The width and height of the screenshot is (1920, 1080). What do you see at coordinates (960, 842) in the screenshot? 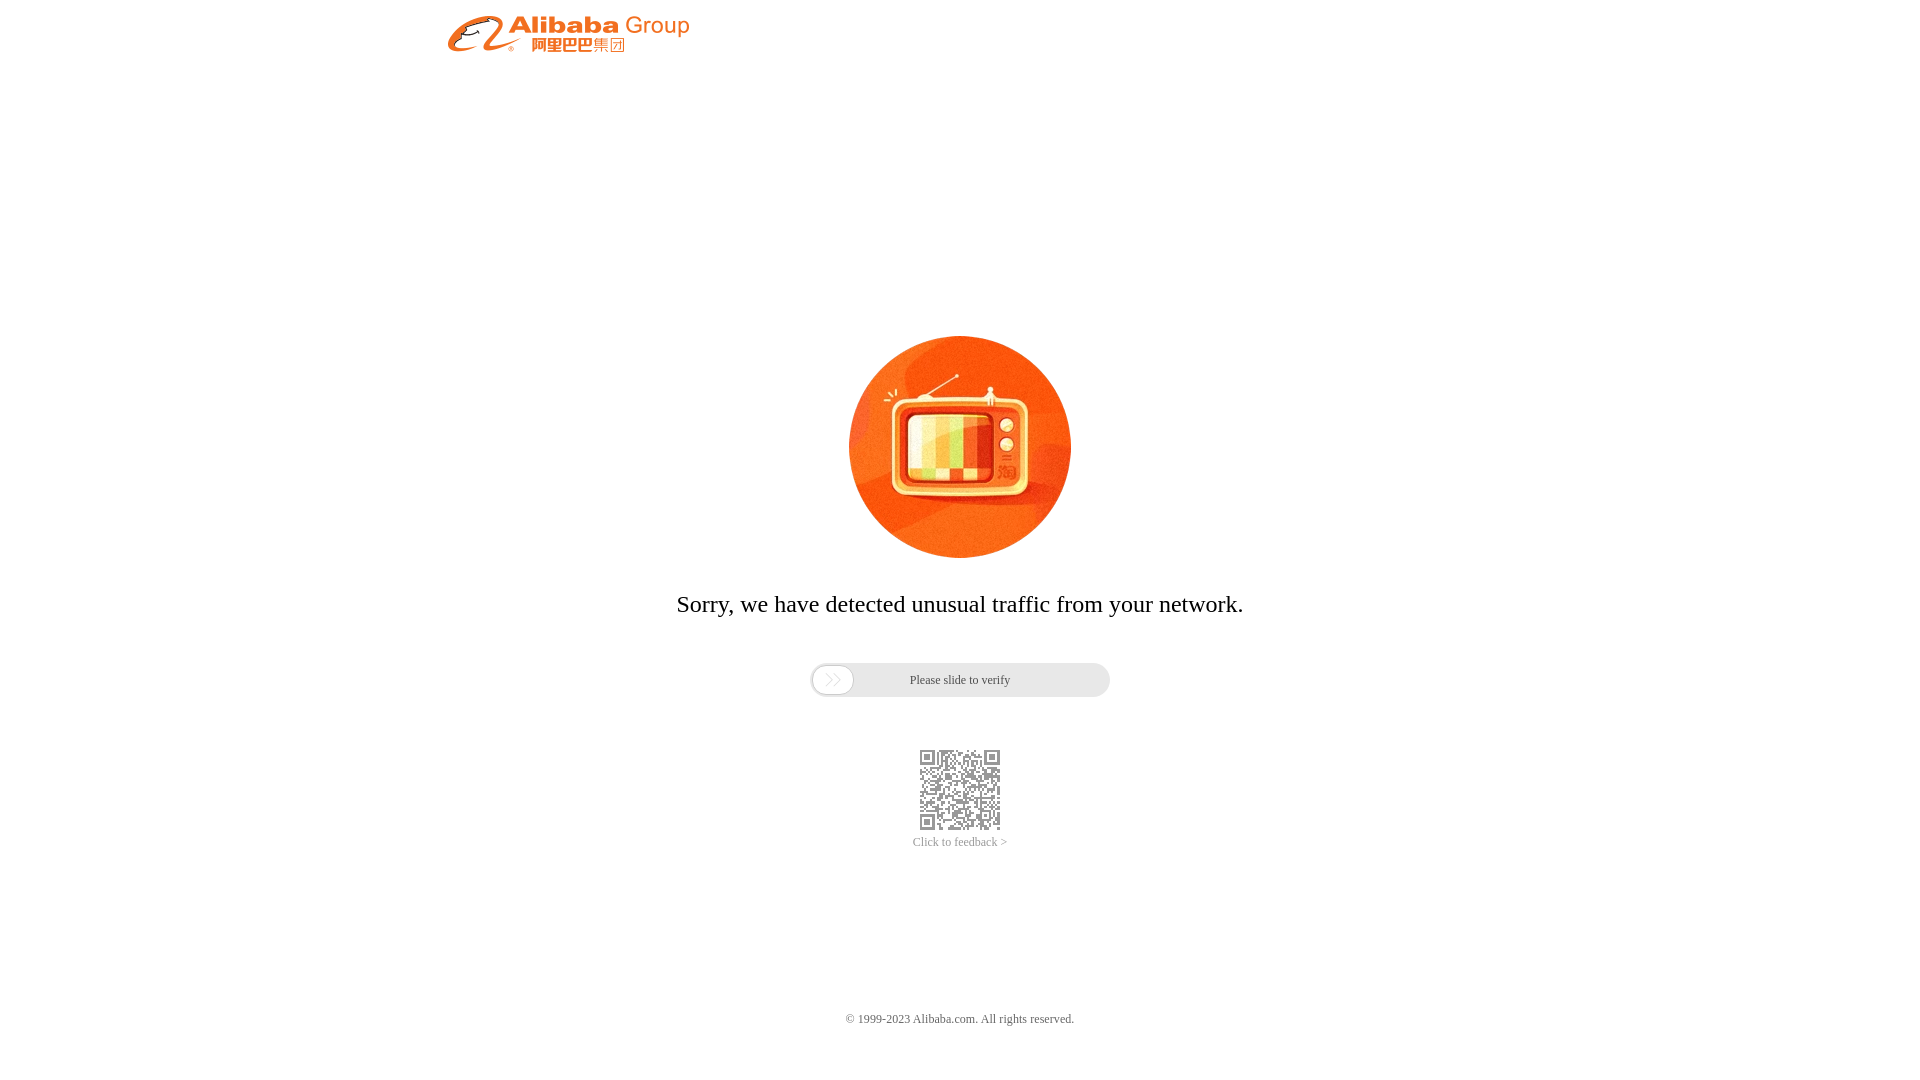
I see `'Click to feedback >'` at bounding box center [960, 842].